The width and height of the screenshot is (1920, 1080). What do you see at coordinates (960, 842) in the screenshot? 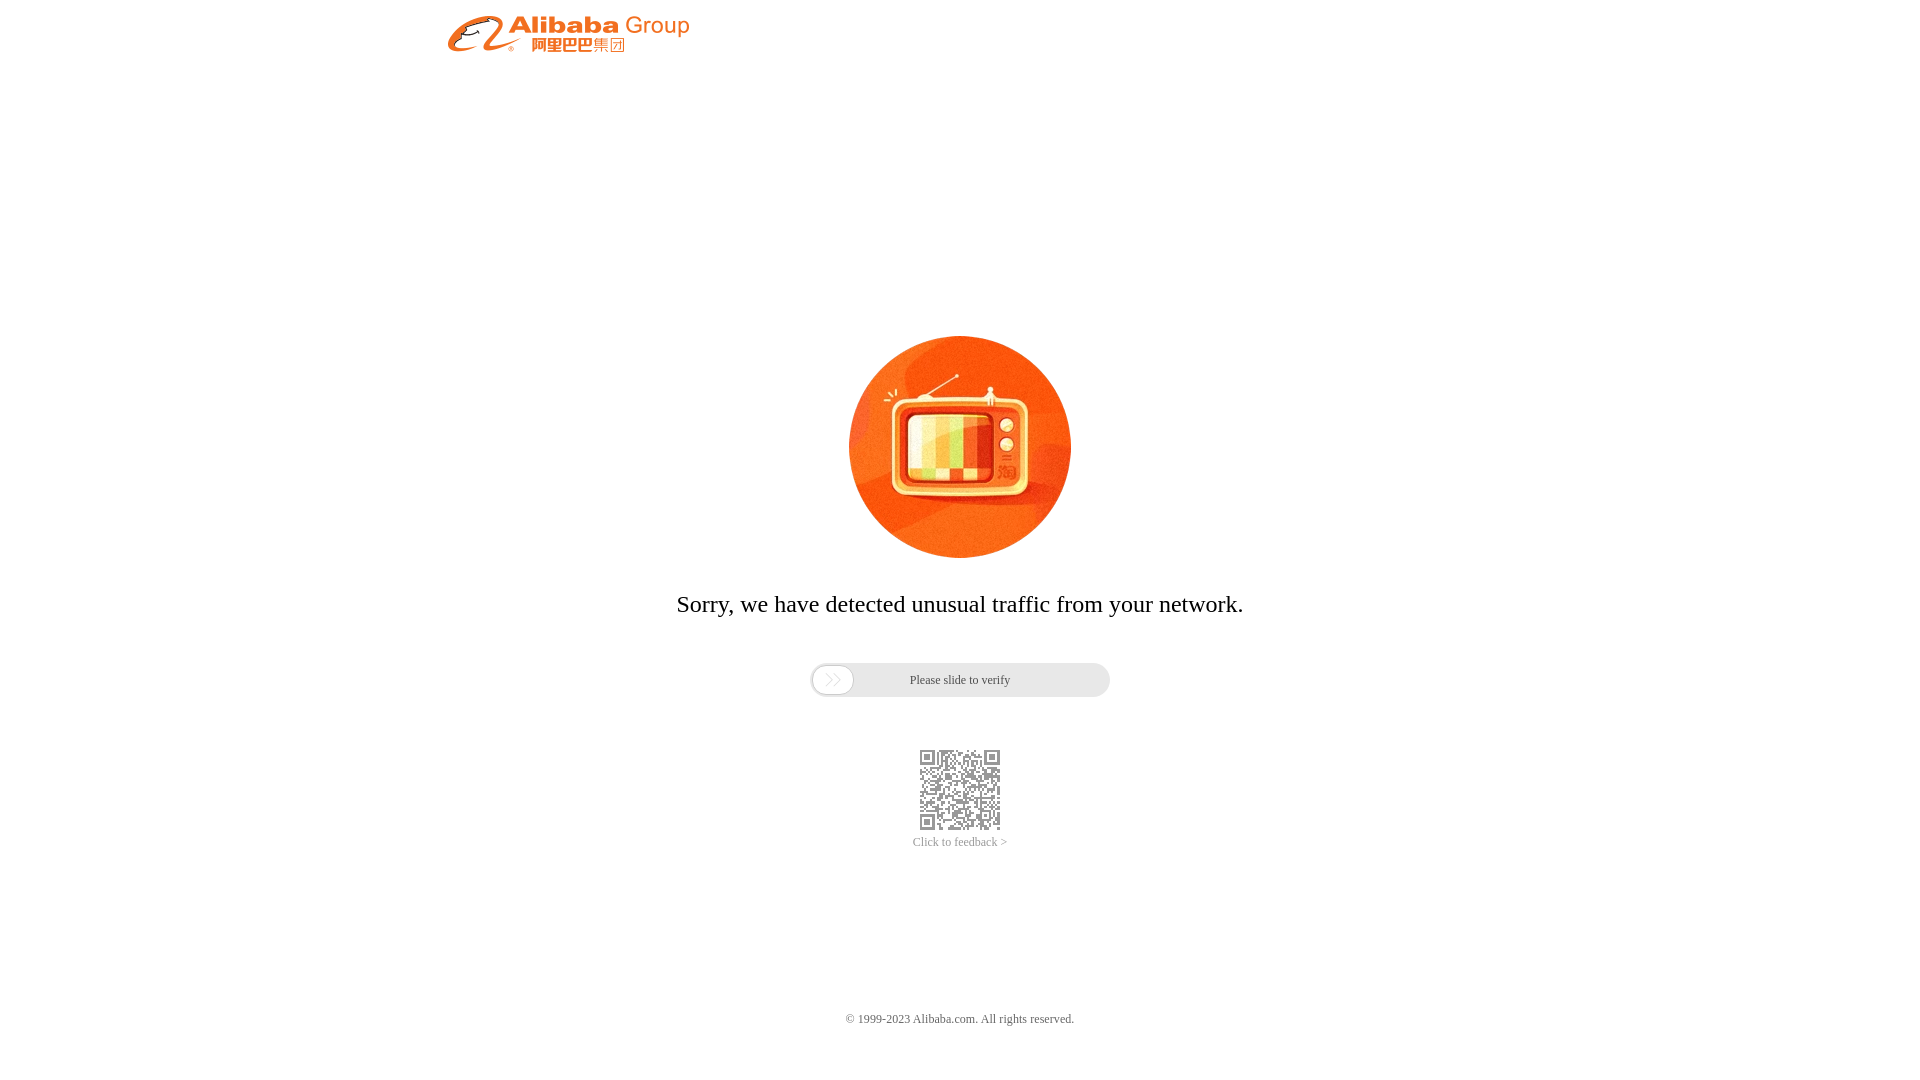
I see `'Click to feedback >'` at bounding box center [960, 842].